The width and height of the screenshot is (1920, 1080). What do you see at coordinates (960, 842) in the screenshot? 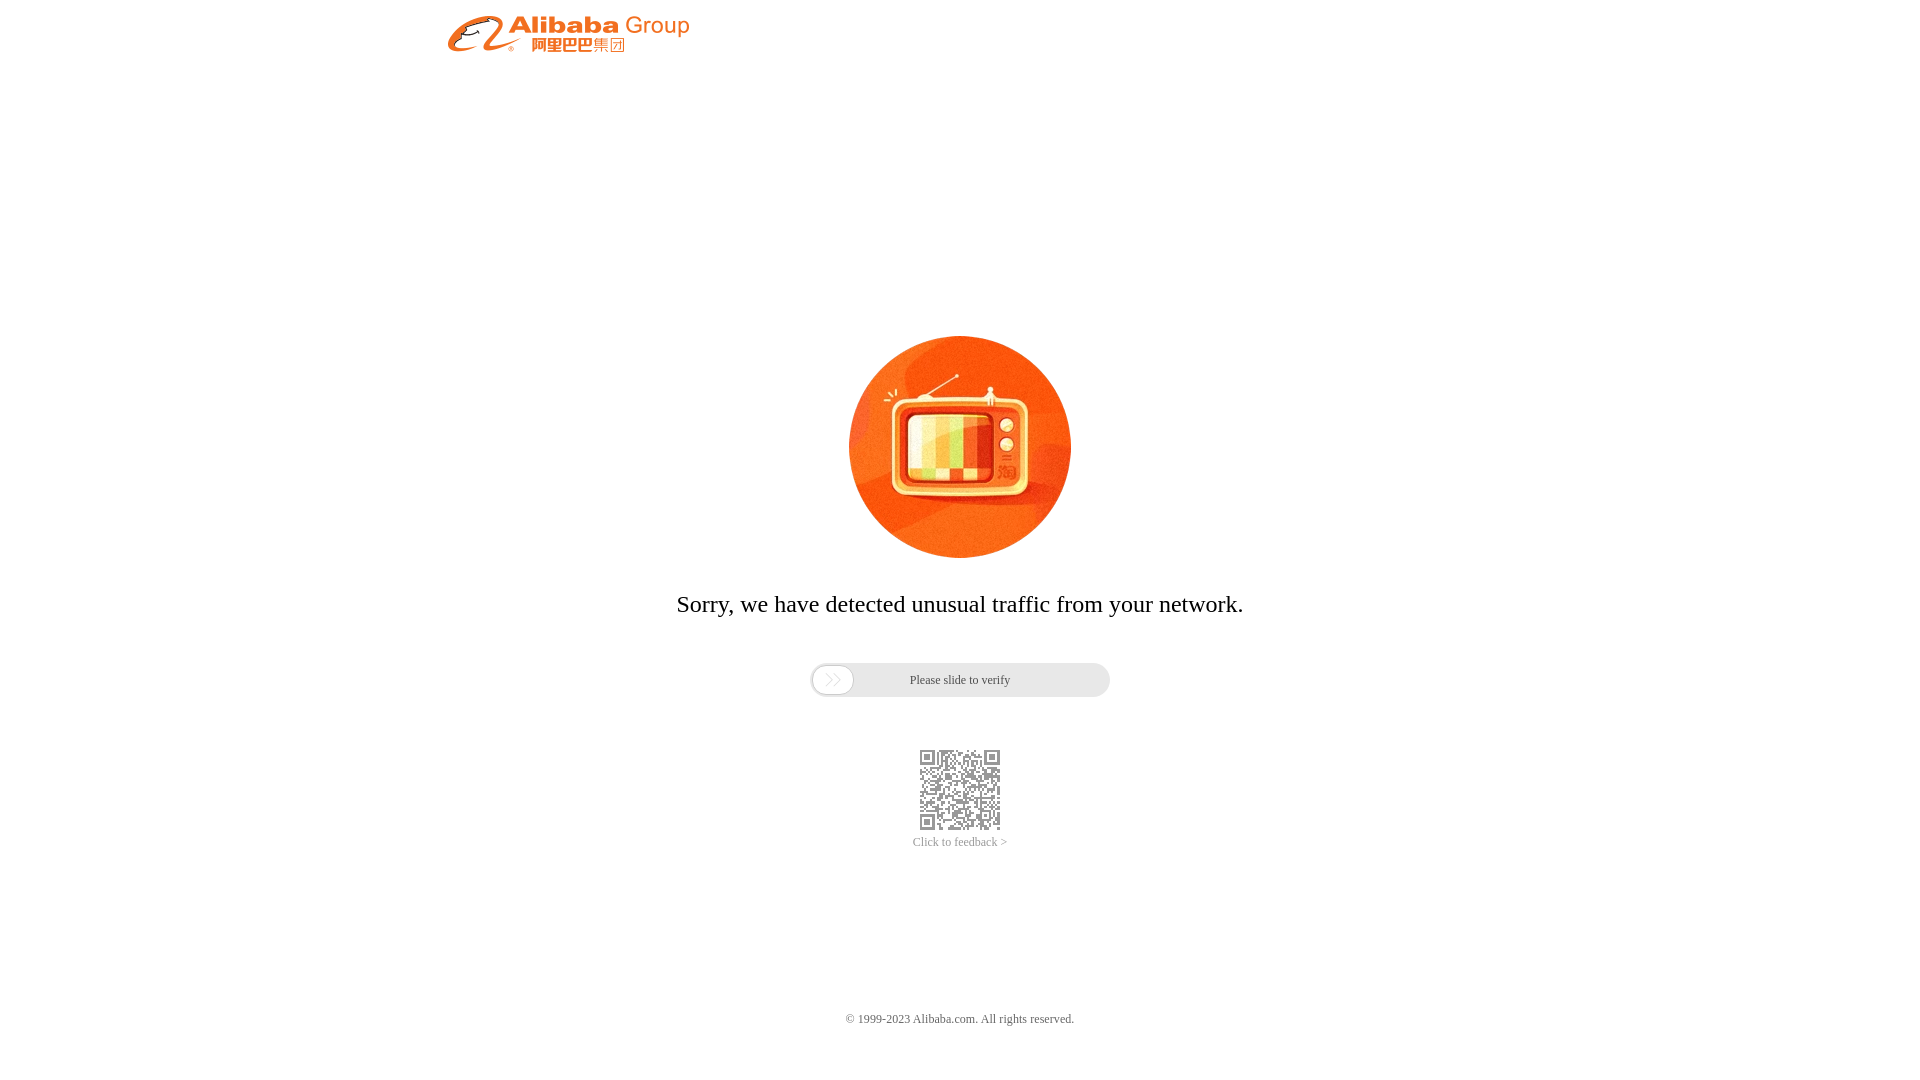
I see `'Click to feedback >'` at bounding box center [960, 842].